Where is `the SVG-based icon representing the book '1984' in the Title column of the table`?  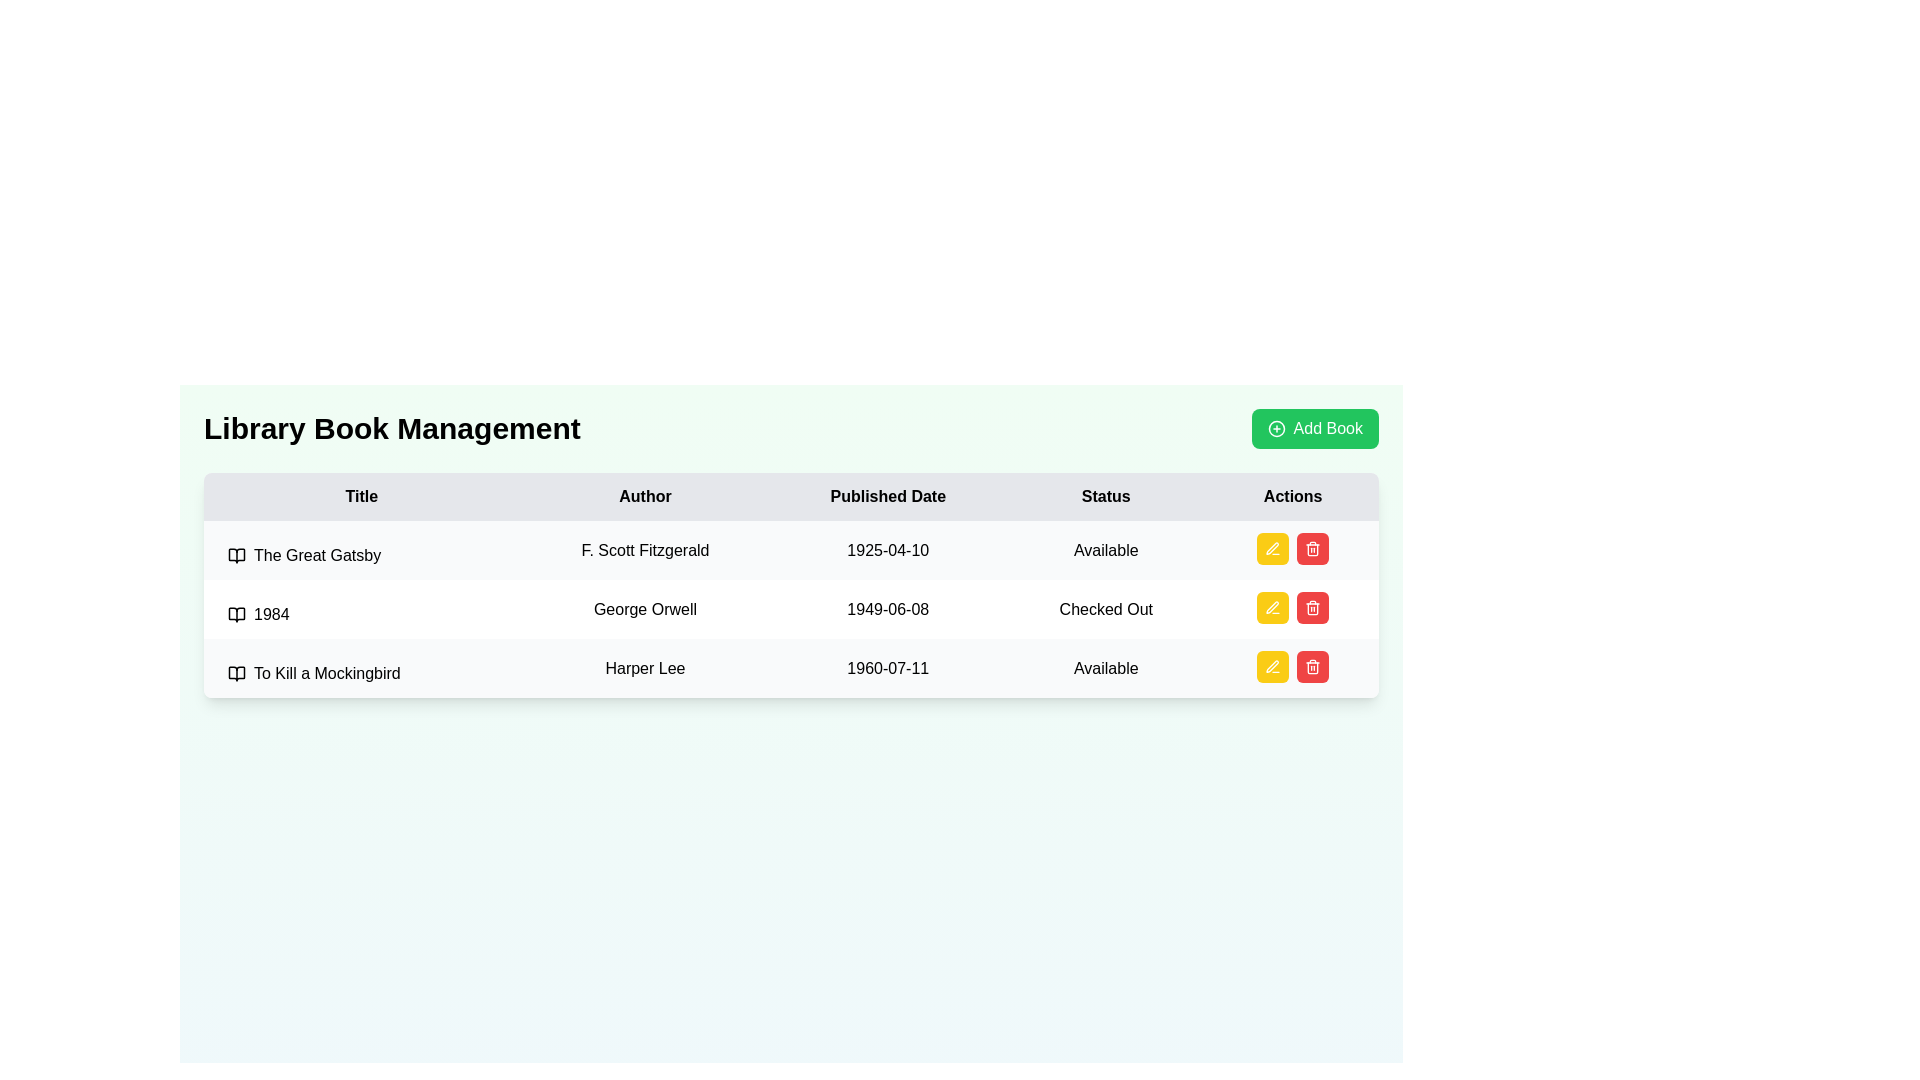 the SVG-based icon representing the book '1984' in the Title column of the table is located at coordinates (236, 613).